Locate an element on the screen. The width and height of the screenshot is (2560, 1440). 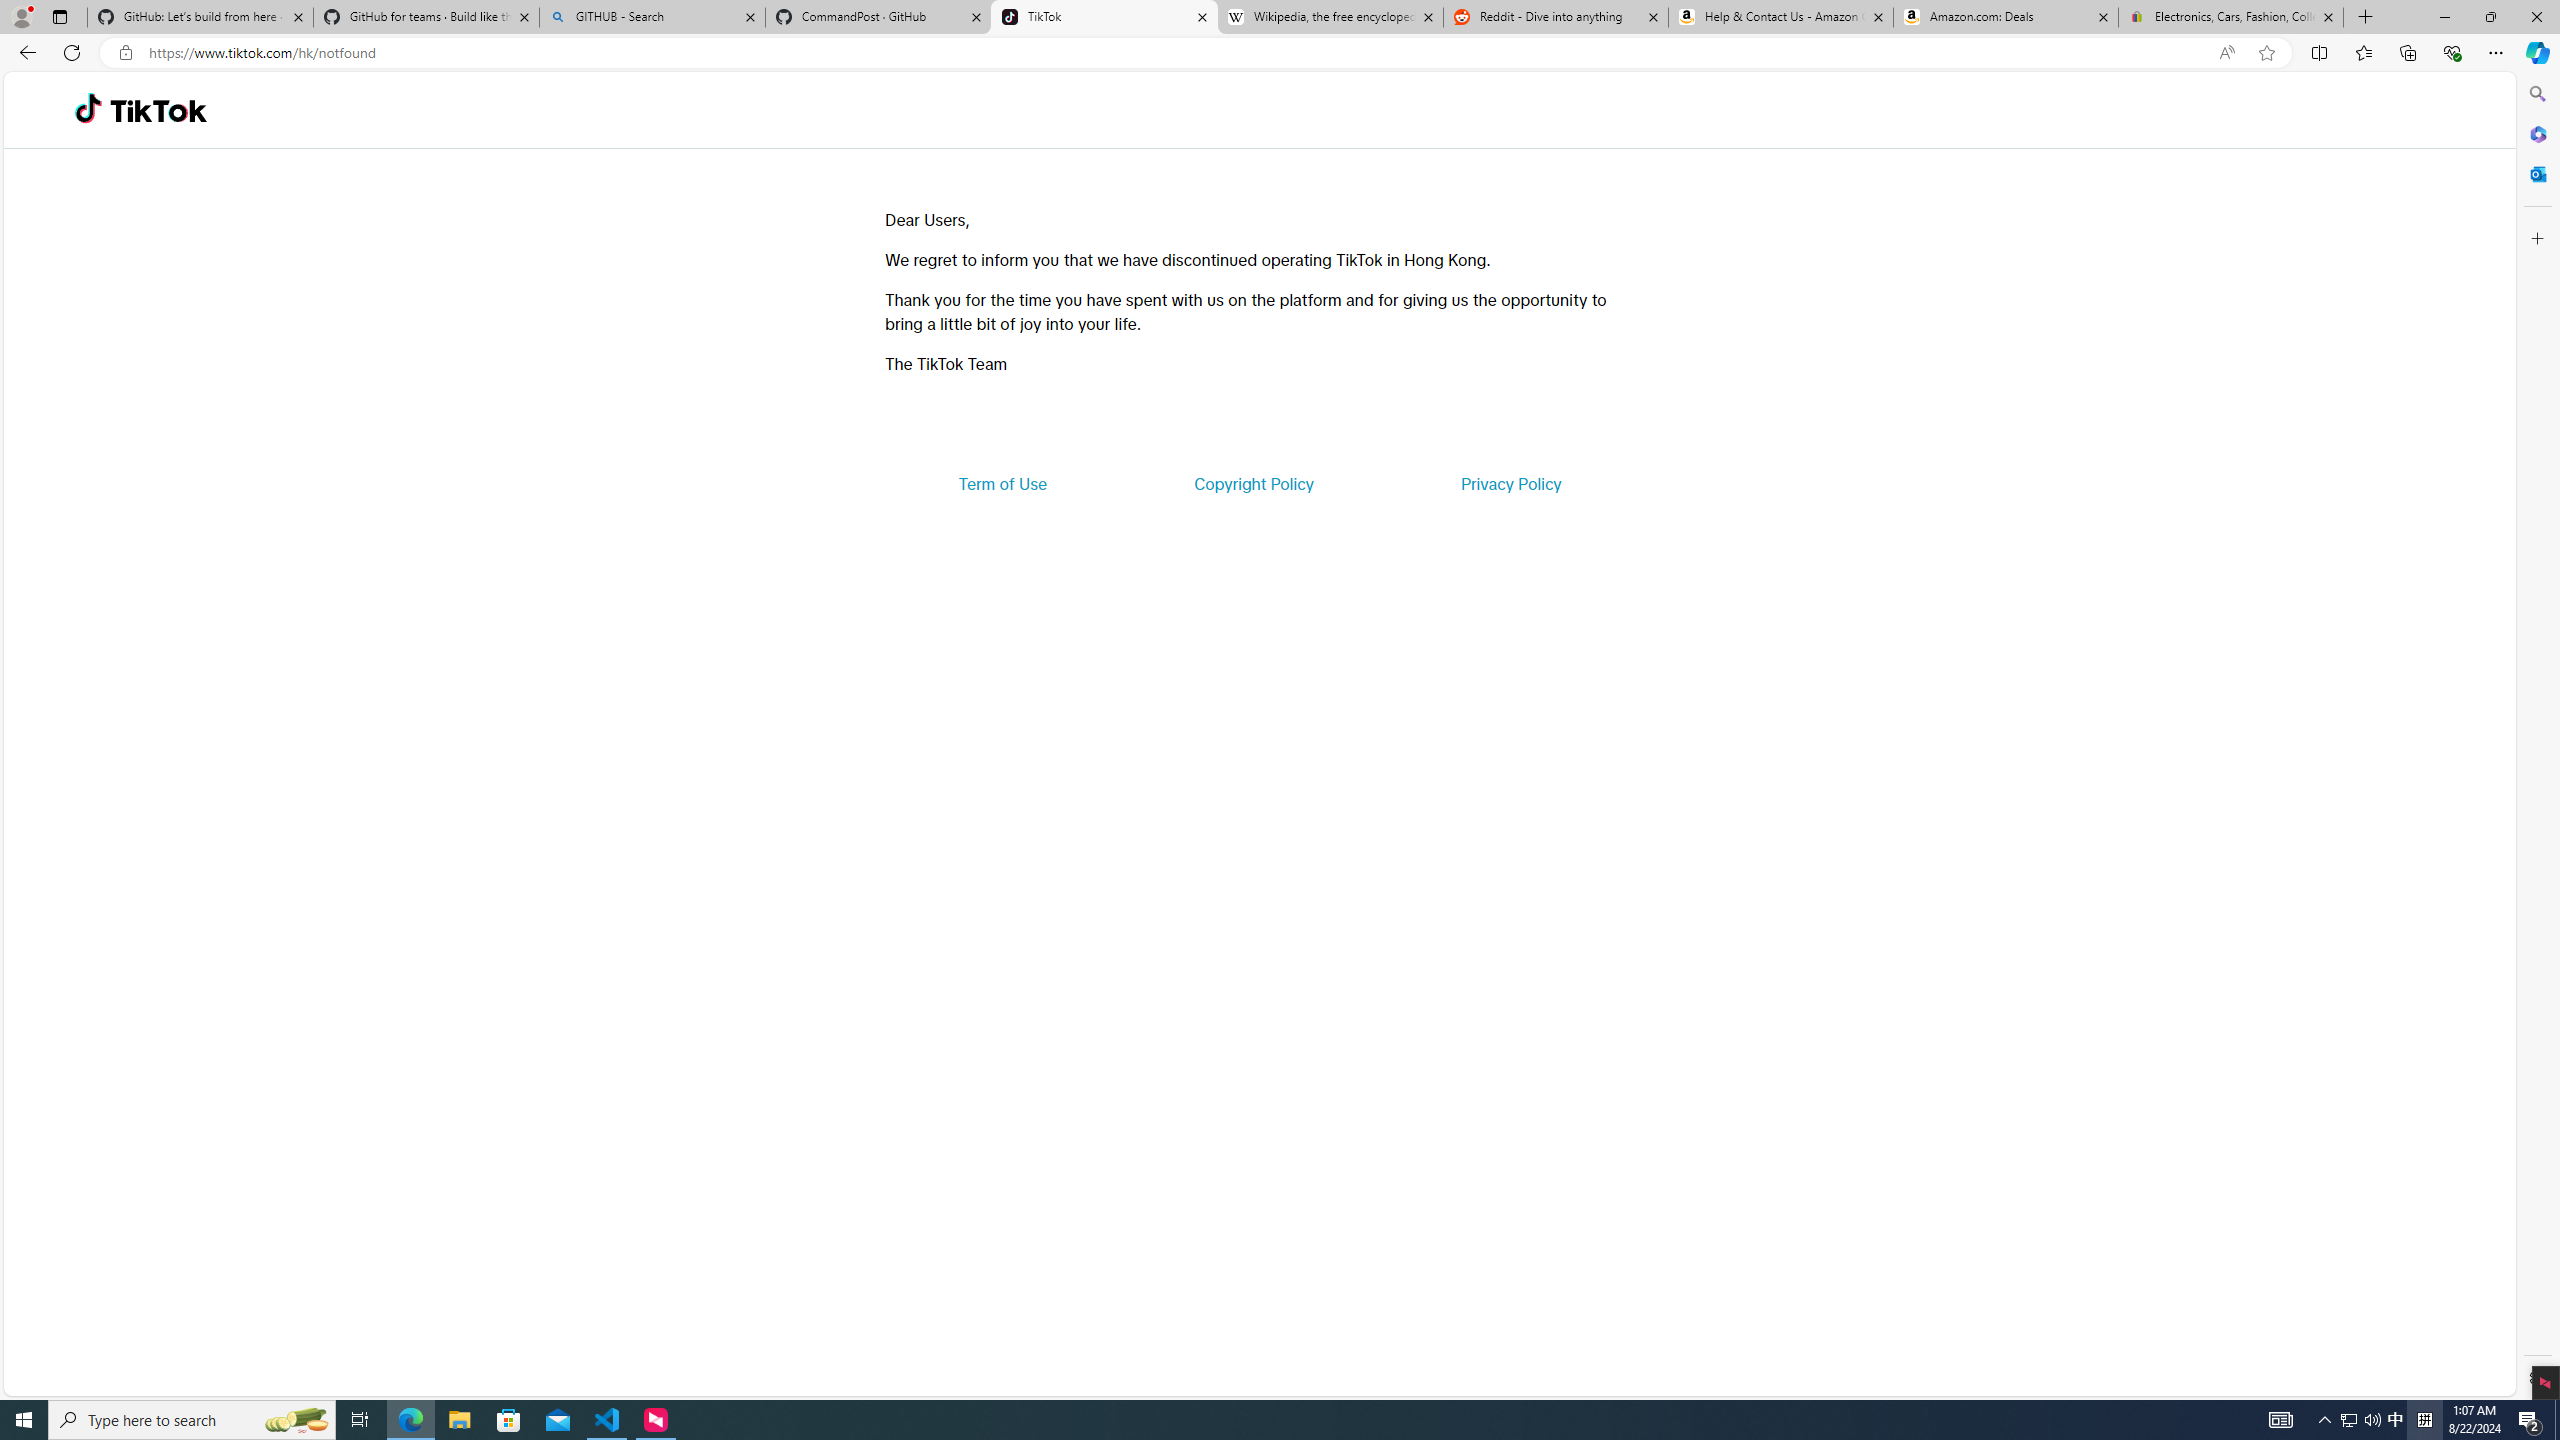
'Amazon.com: Deals' is located at coordinates (2005, 16).